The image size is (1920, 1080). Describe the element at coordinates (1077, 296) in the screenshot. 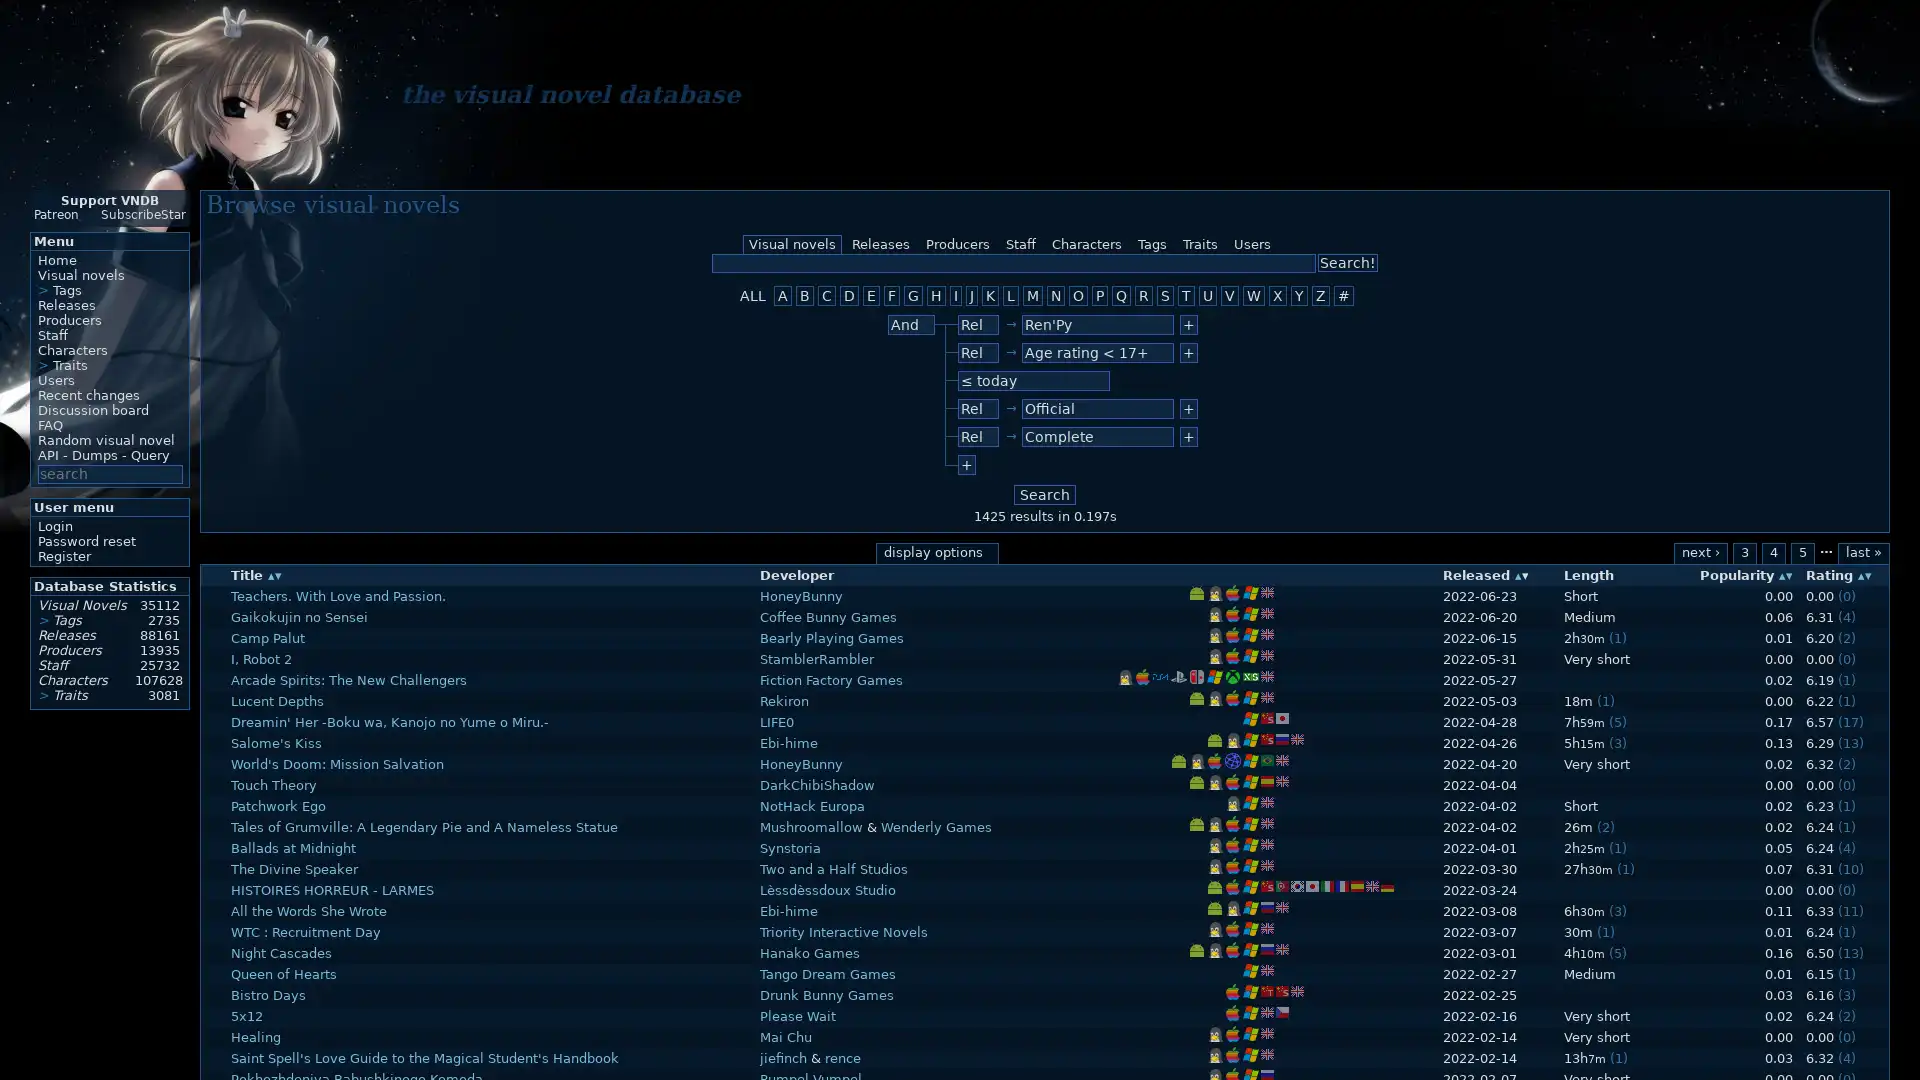

I see `O` at that location.